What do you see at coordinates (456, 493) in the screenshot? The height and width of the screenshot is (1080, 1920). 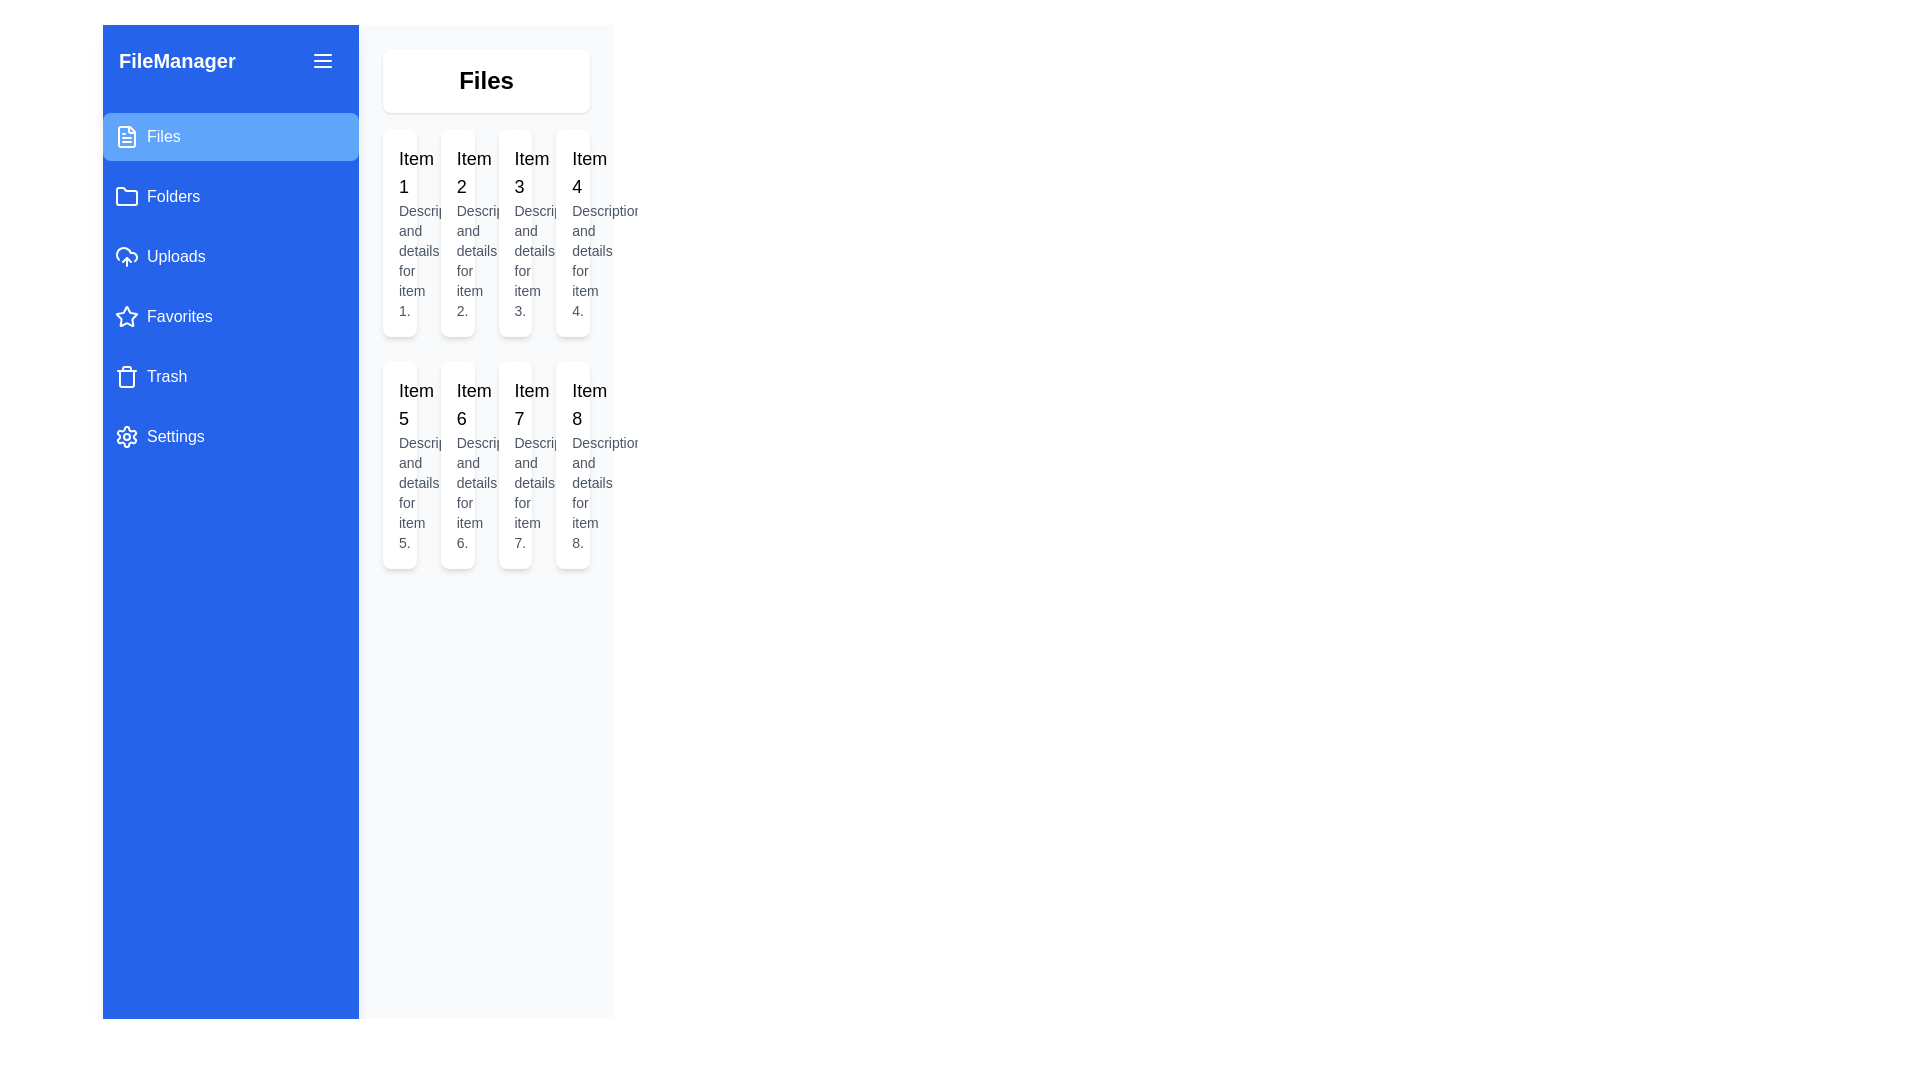 I see `text label that says 'Description and details for item 6.' located below the heading 'Item 6' in the card layout` at bounding box center [456, 493].